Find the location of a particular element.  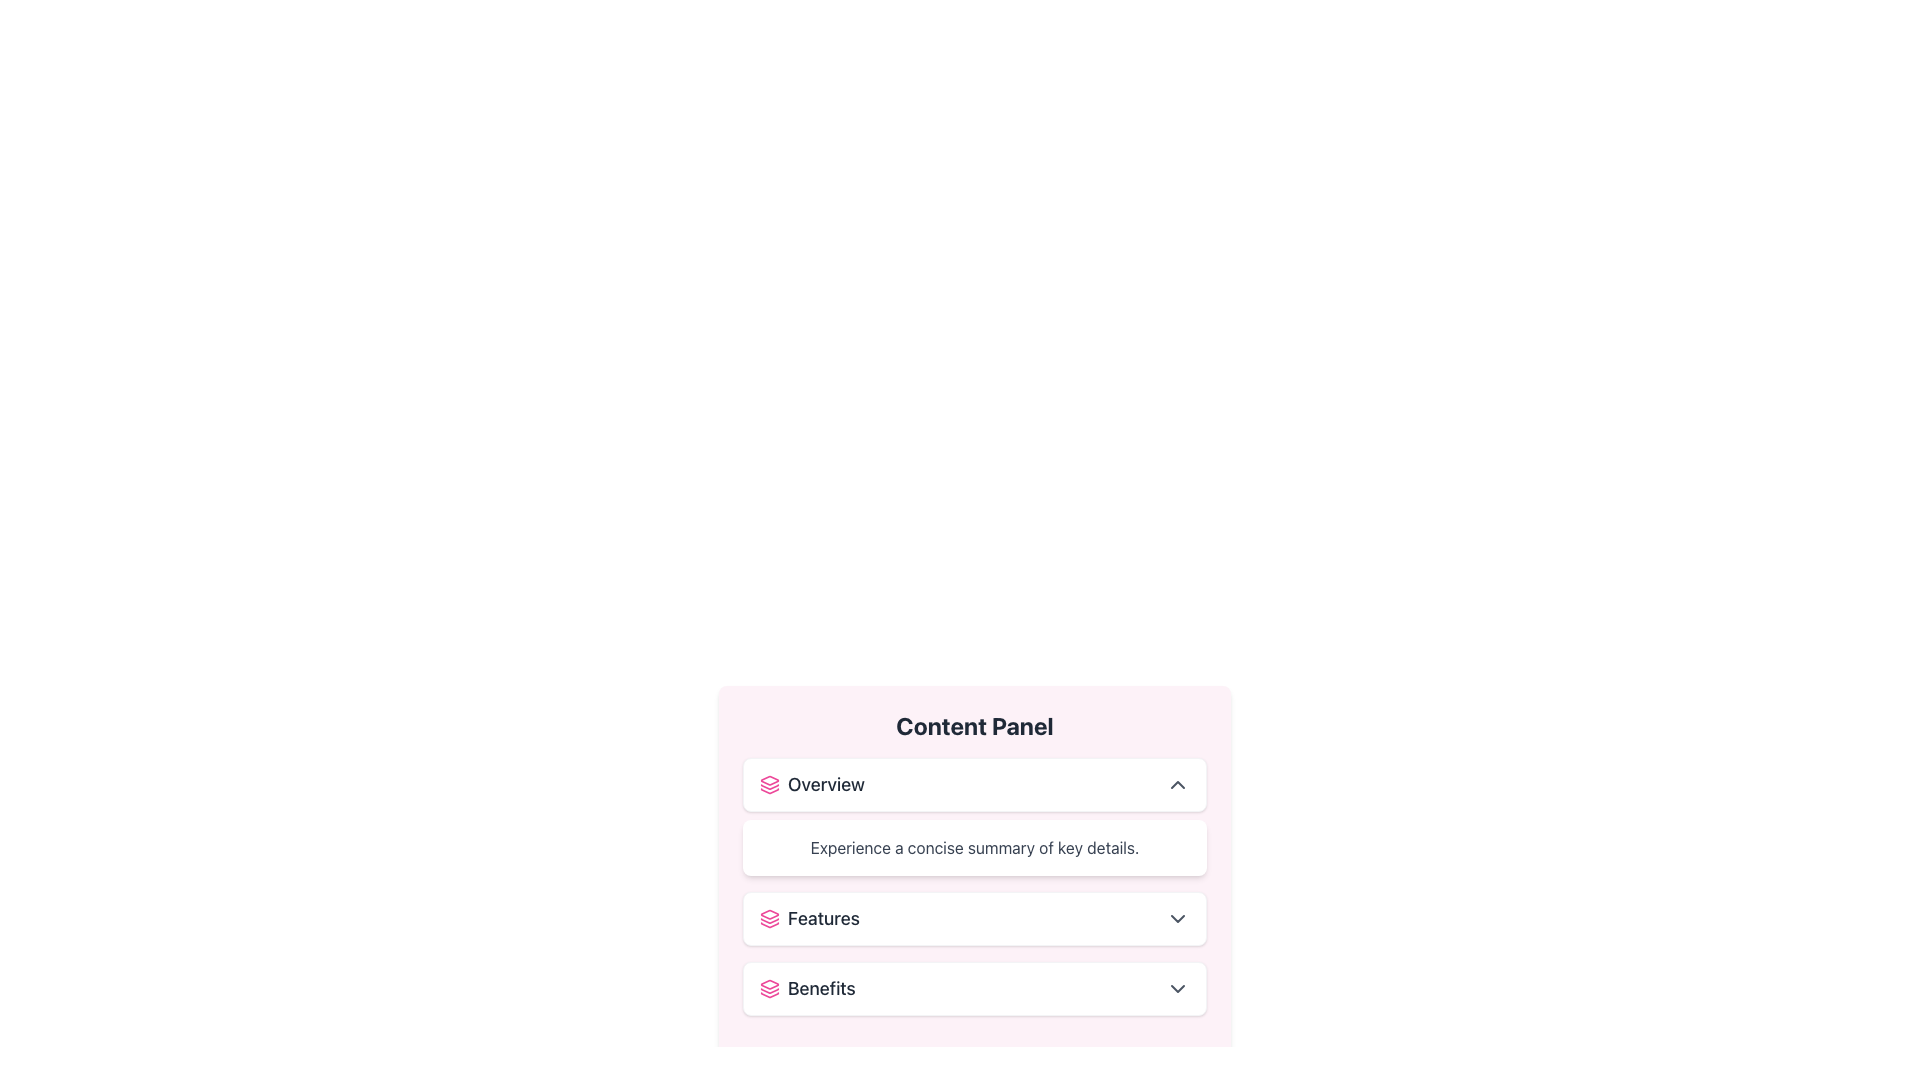

third layer icon adjacent to the 'Benefits' label in the content panel is located at coordinates (768, 995).